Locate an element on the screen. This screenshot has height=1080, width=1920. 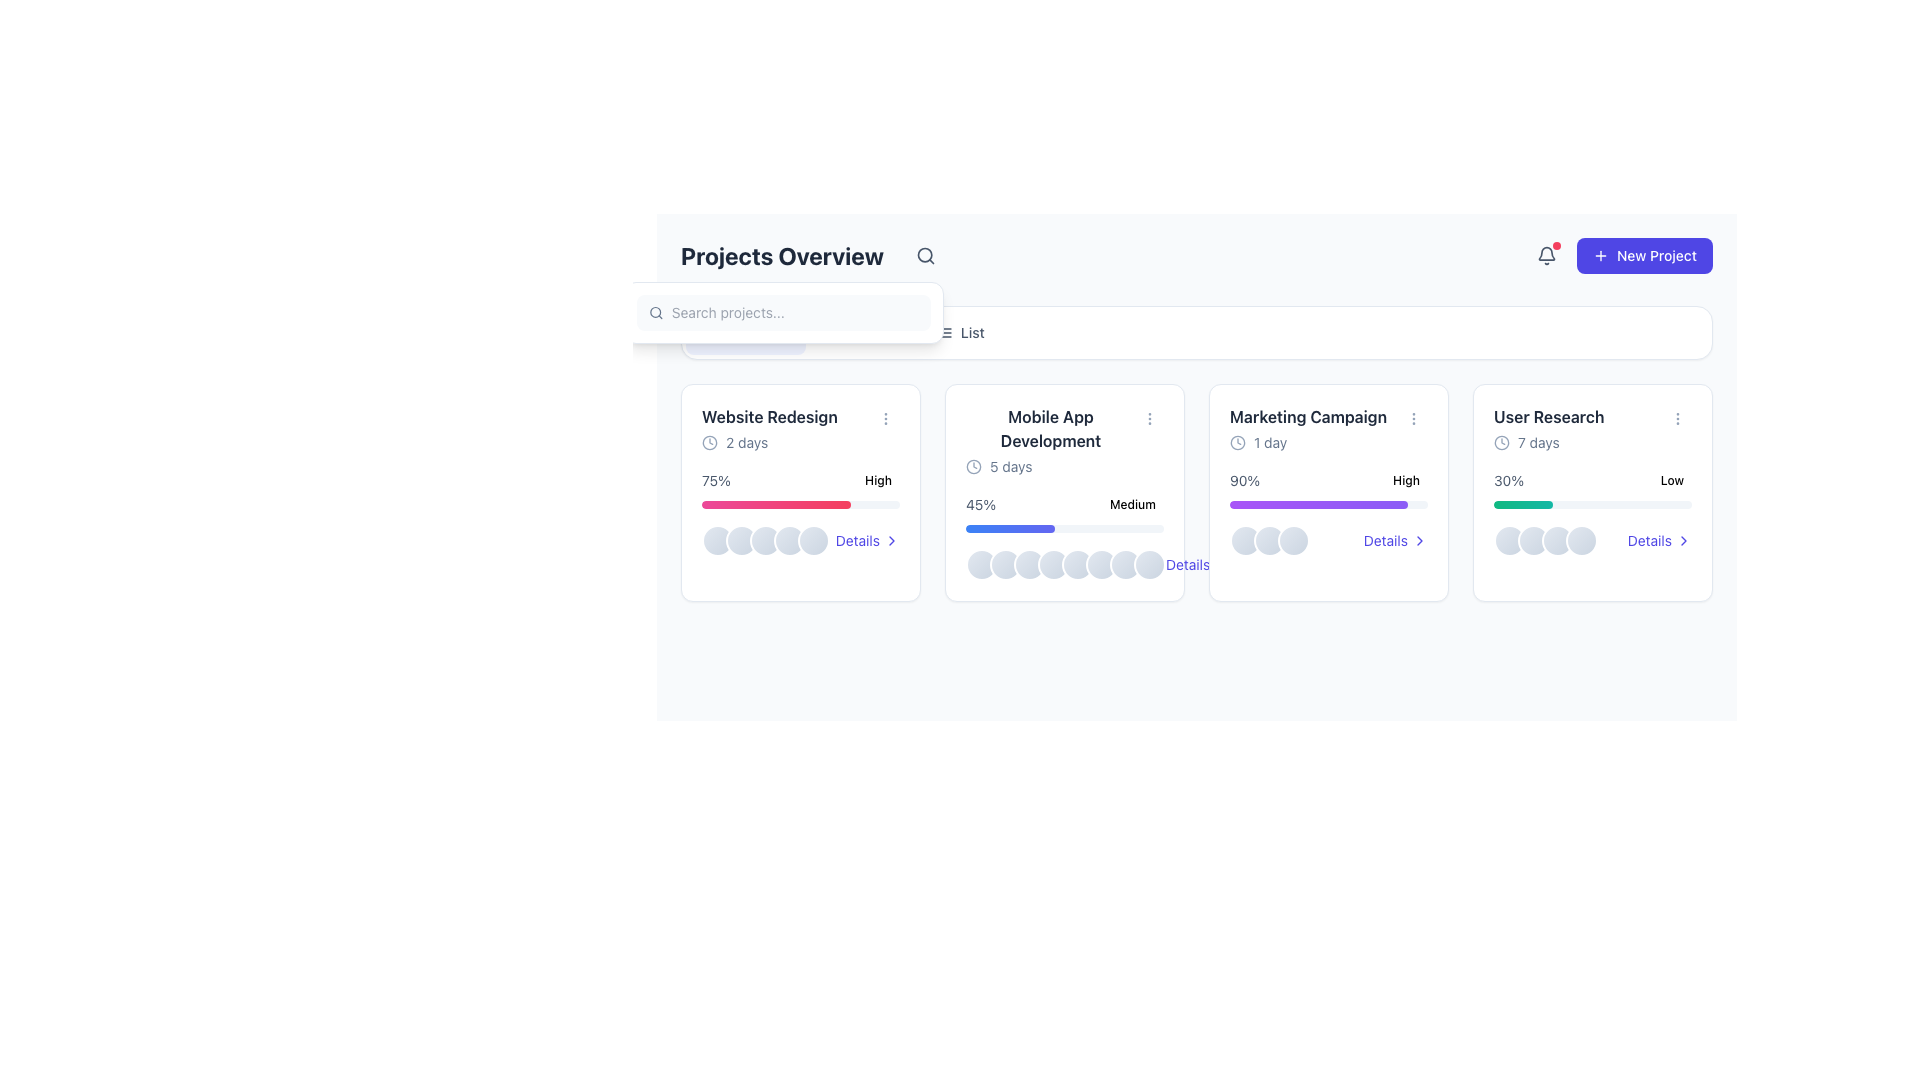
the middle avatar in the horizontally stacked Avatar group located within the 'Marketing Campaign' card, which is positioned below the '90%' progress bar is located at coordinates (1269, 540).